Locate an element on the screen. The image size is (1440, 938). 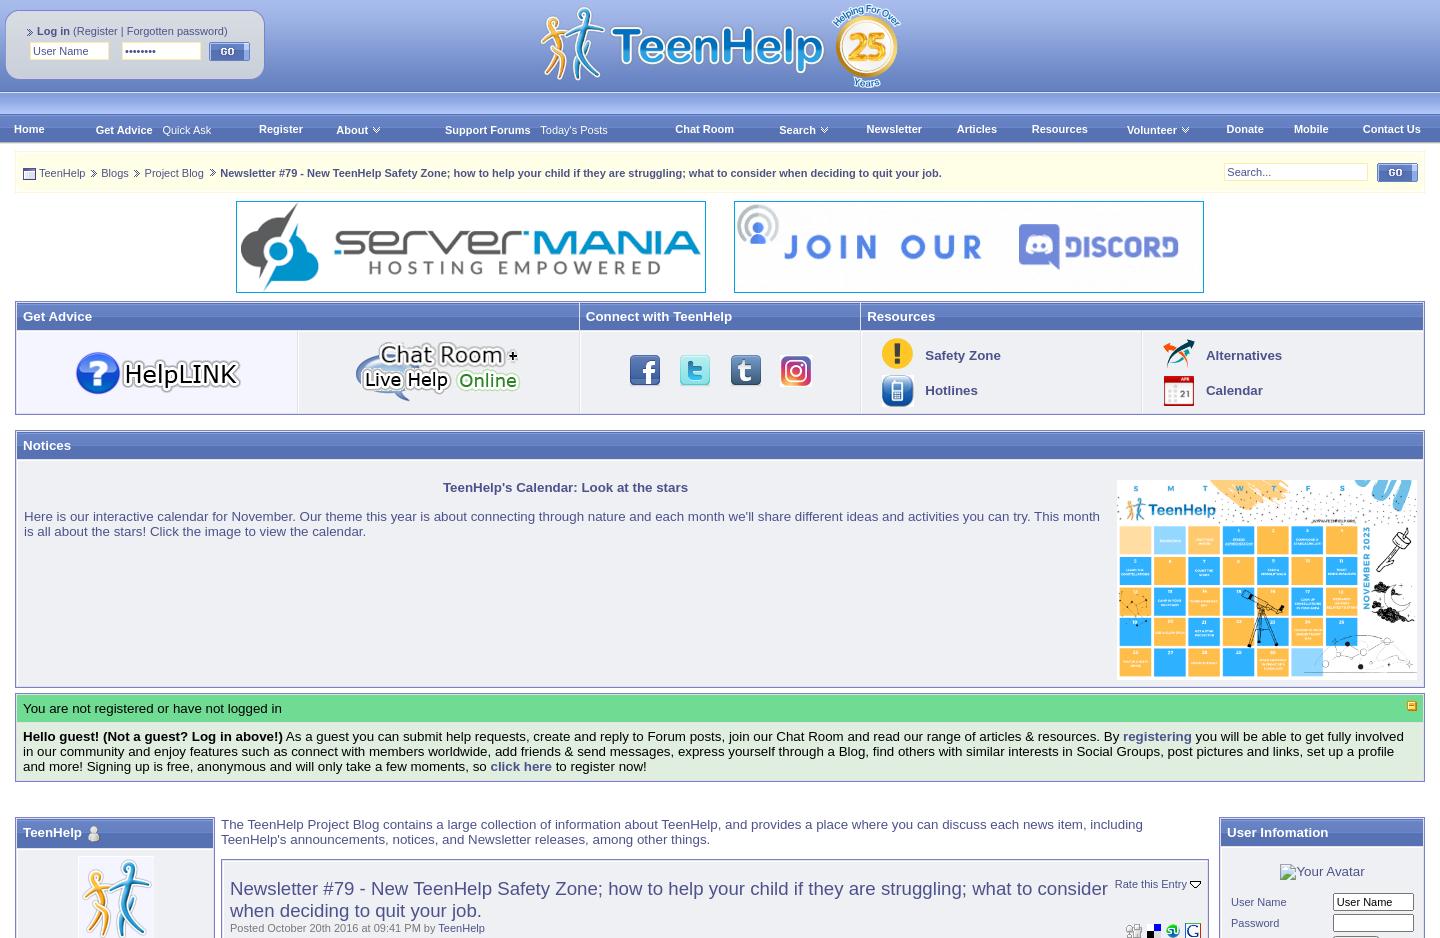
'Today's Posts' is located at coordinates (573, 127).